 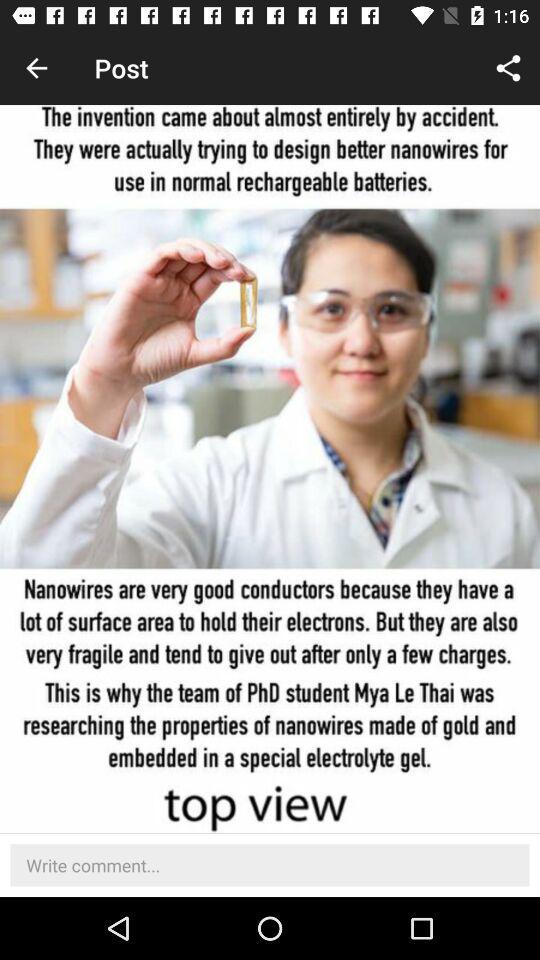 What do you see at coordinates (508, 68) in the screenshot?
I see `the item to the right of the post icon` at bounding box center [508, 68].